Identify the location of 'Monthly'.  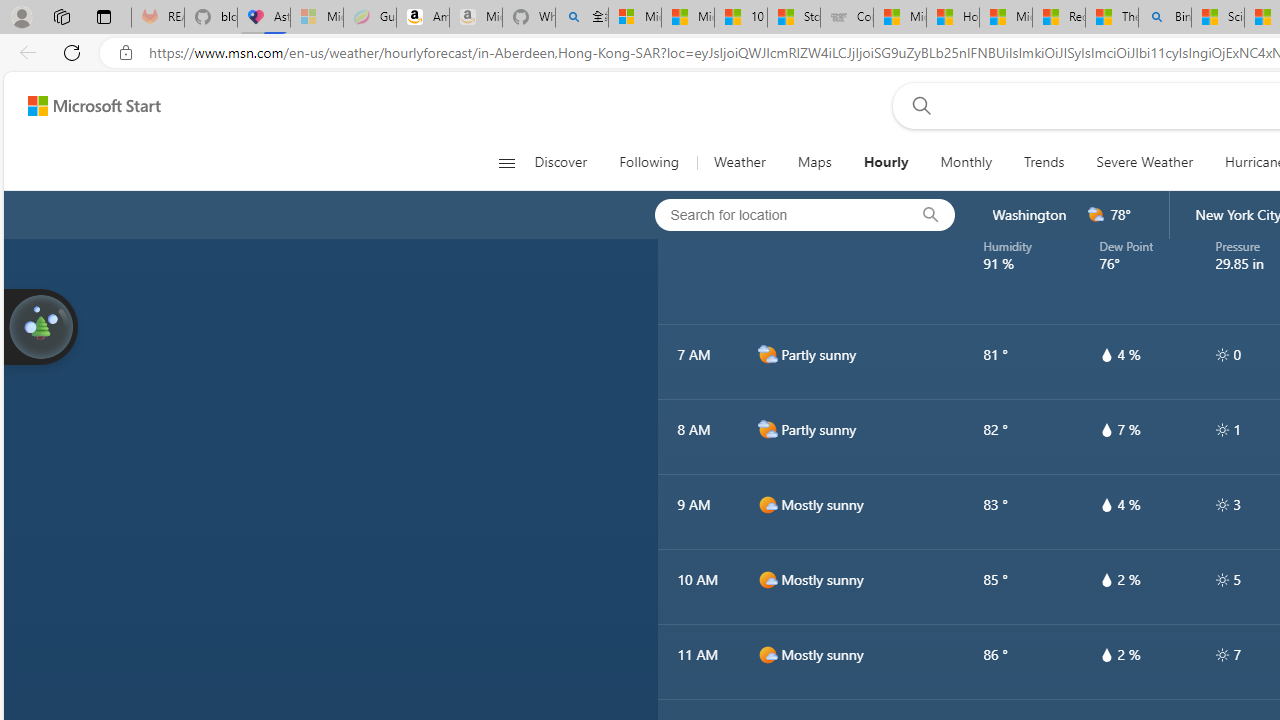
(966, 162).